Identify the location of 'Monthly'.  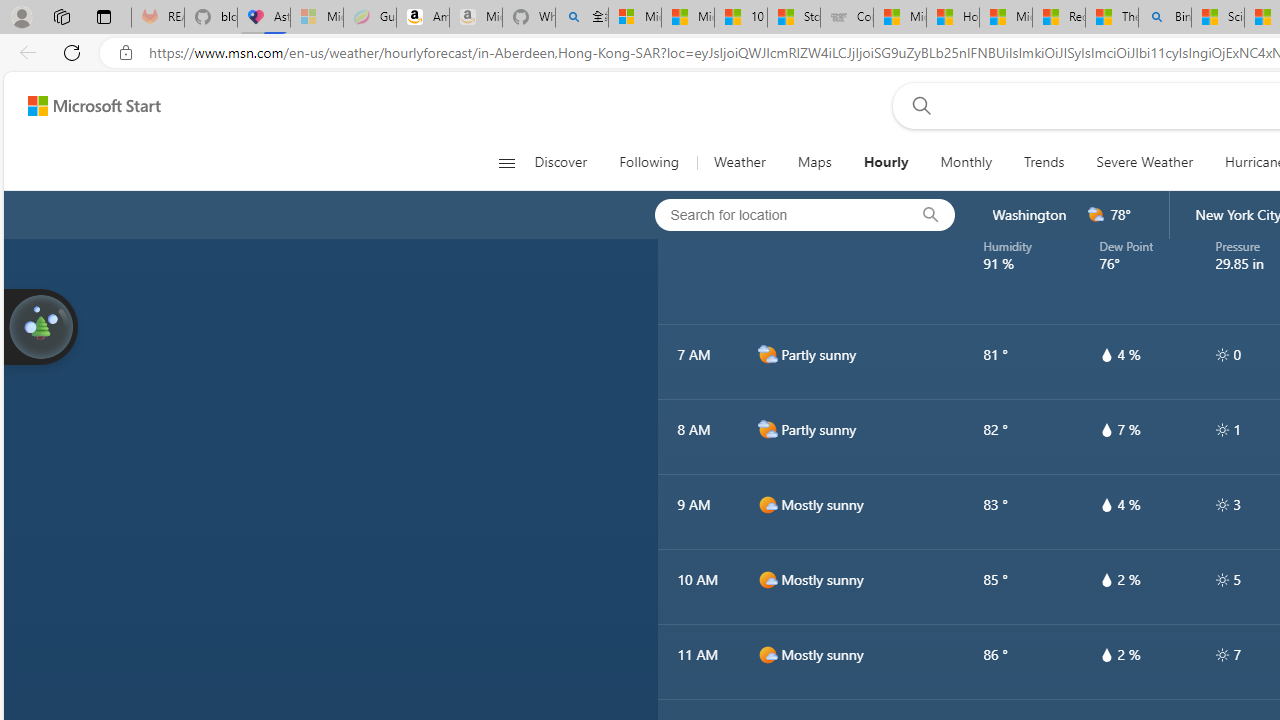
(966, 162).